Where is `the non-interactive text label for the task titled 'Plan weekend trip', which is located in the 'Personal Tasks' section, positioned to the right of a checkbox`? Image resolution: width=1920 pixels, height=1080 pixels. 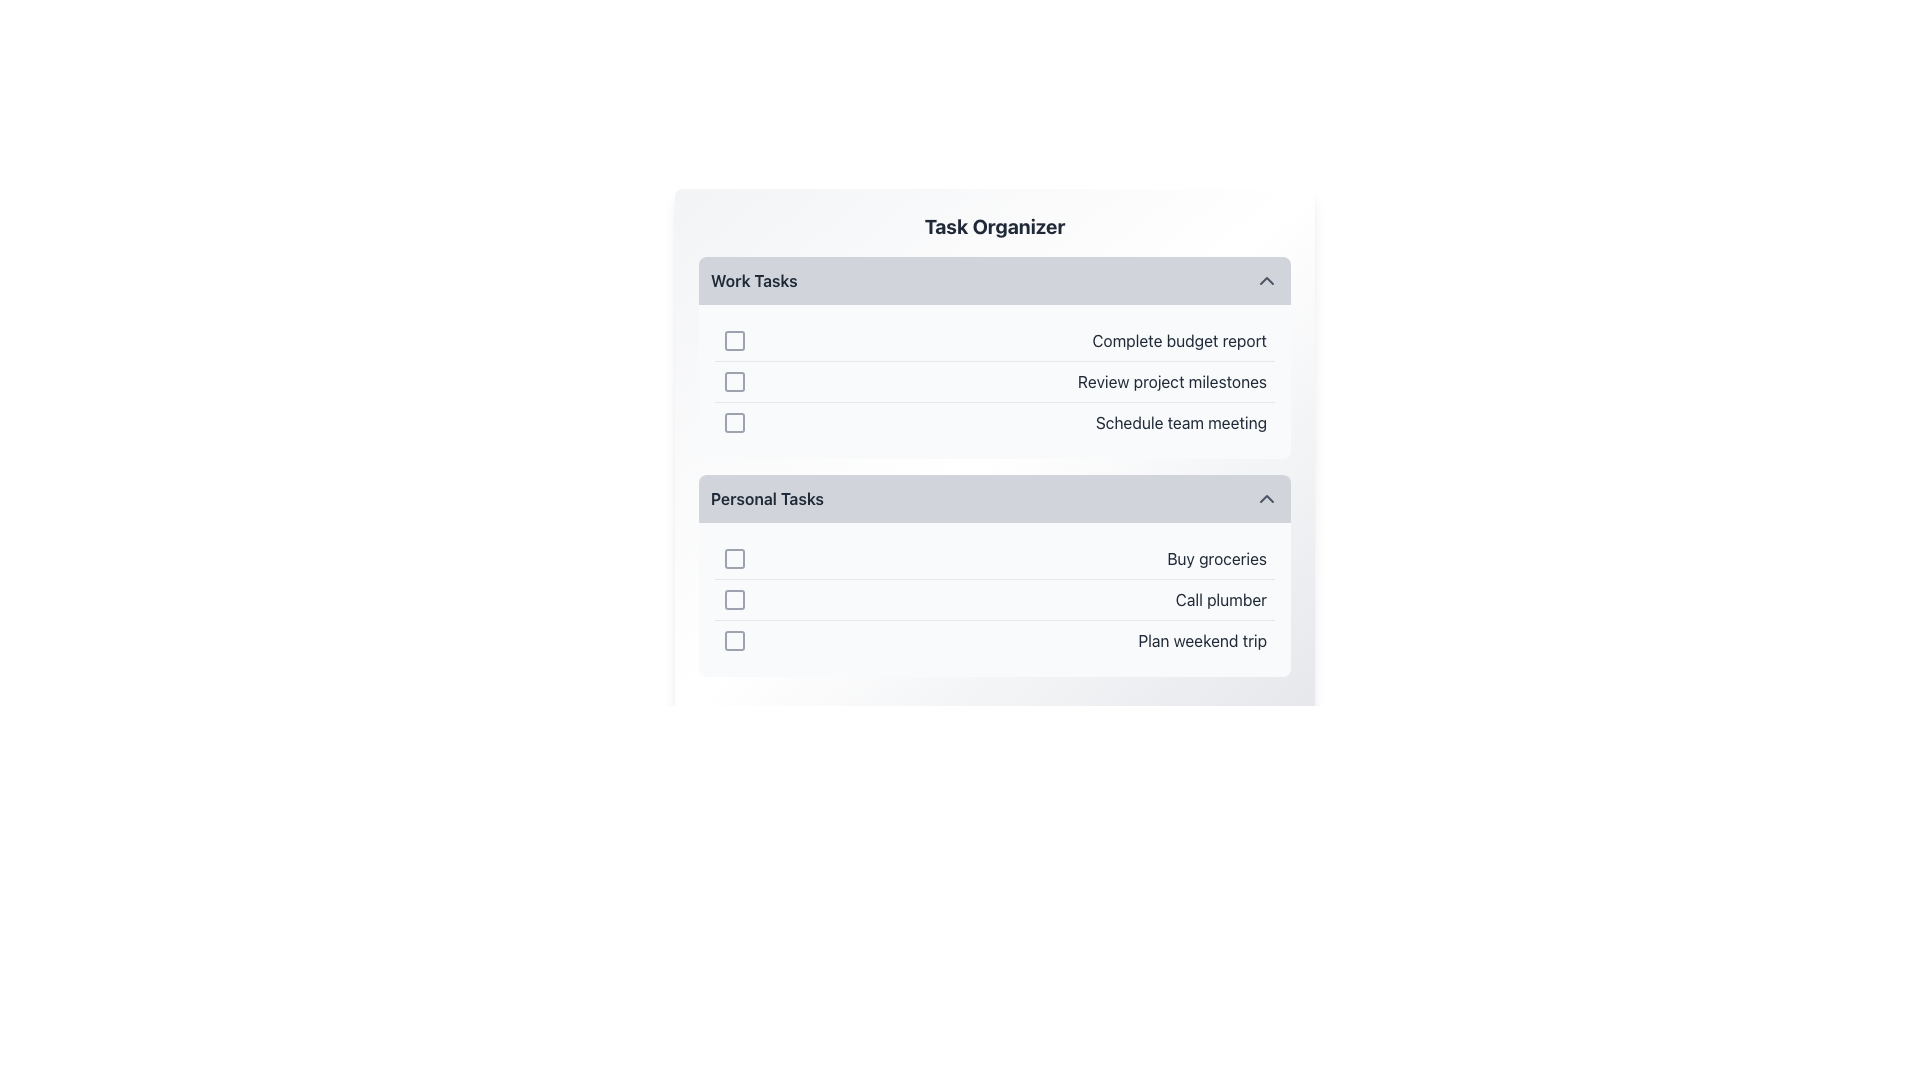
the non-interactive text label for the task titled 'Plan weekend trip', which is located in the 'Personal Tasks' section, positioned to the right of a checkbox is located at coordinates (1201, 640).